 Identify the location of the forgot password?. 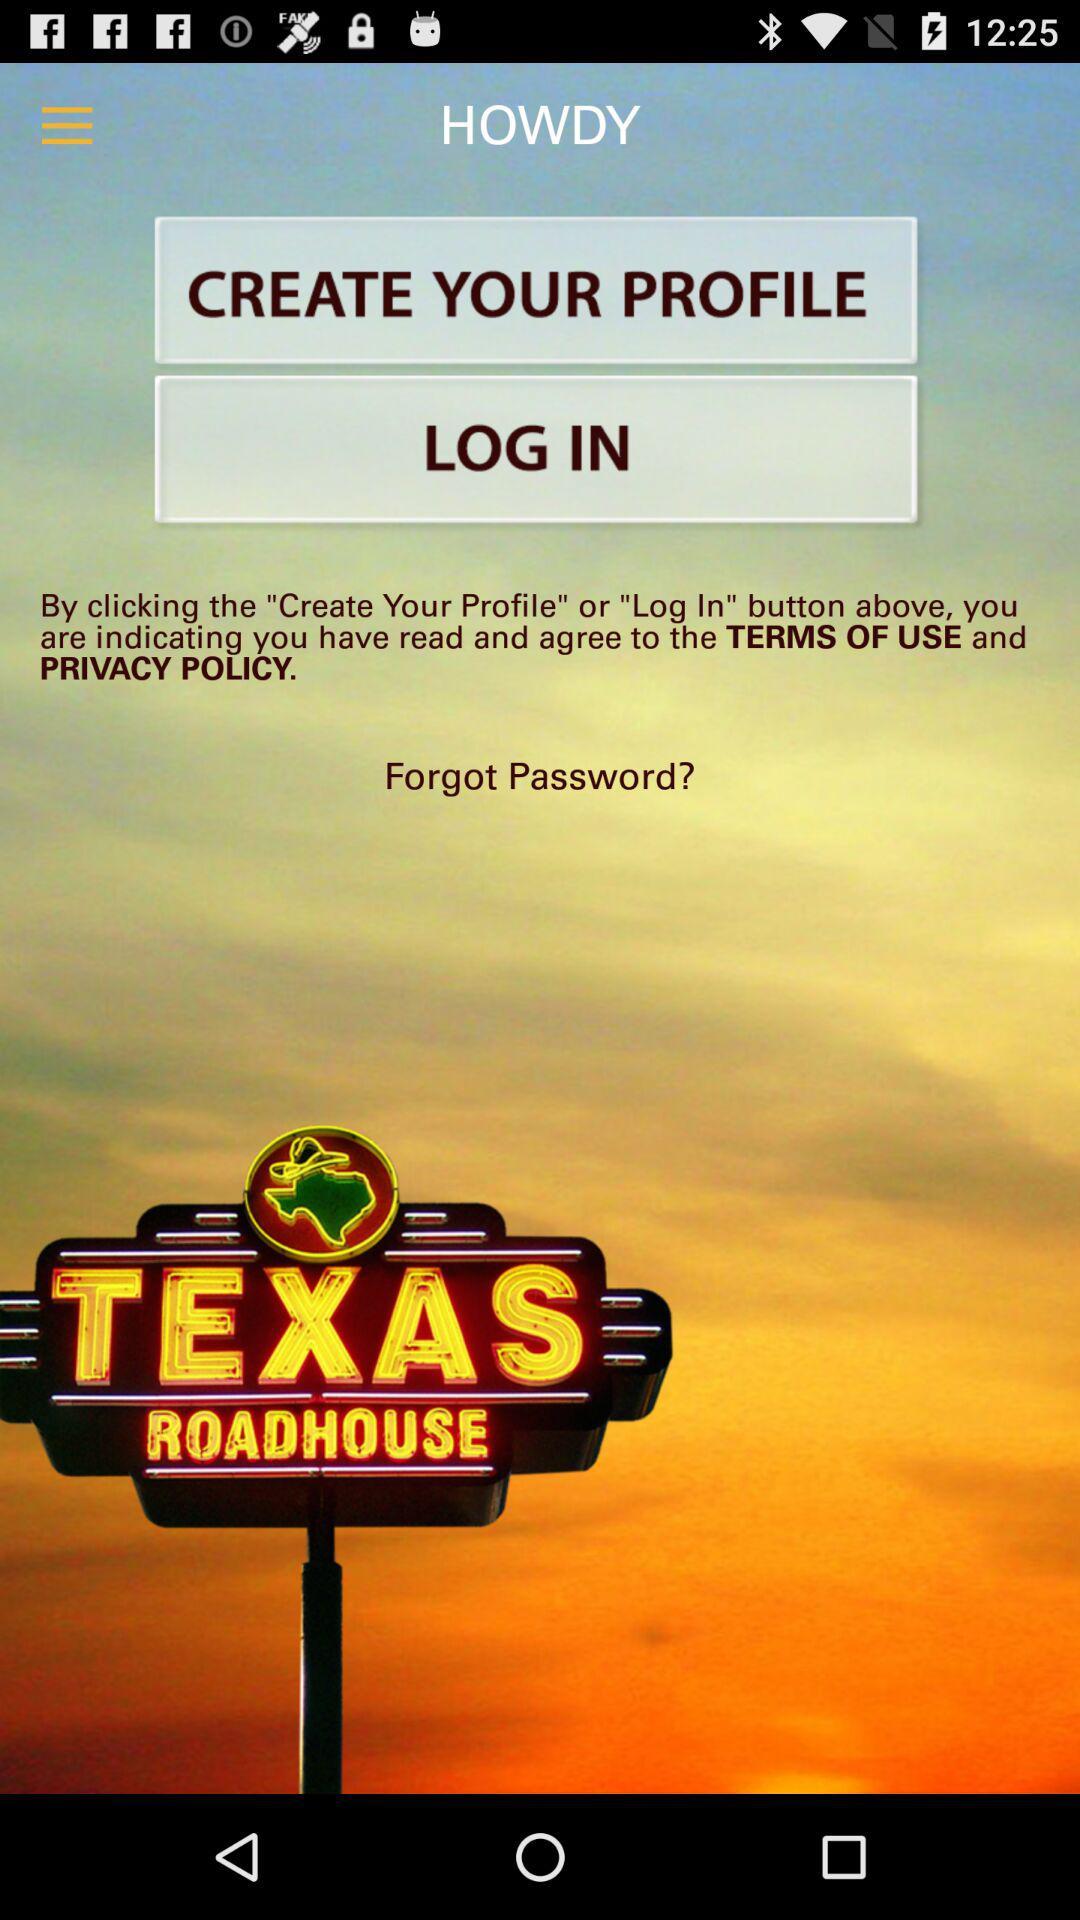
(540, 775).